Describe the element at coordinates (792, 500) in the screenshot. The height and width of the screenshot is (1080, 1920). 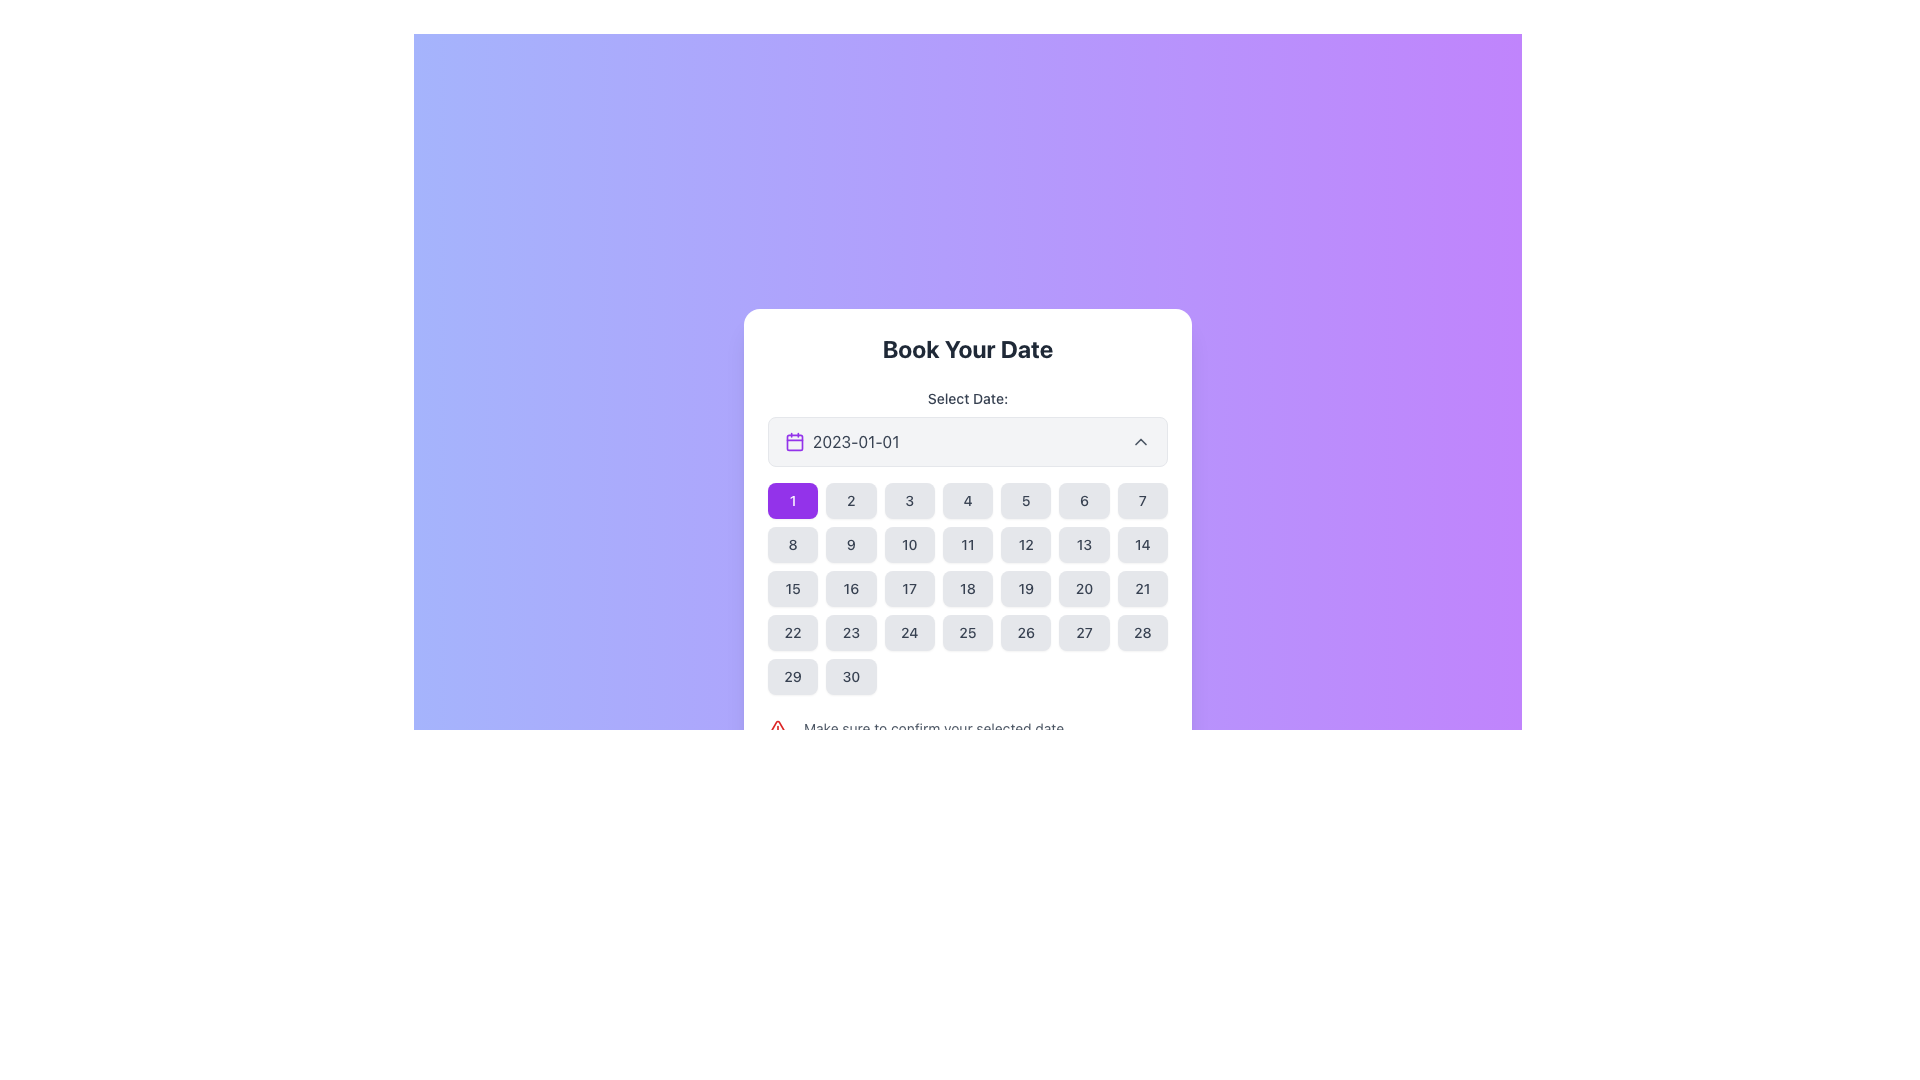
I see `the rectangular button with a purple background and white text displaying the number '1'` at that location.